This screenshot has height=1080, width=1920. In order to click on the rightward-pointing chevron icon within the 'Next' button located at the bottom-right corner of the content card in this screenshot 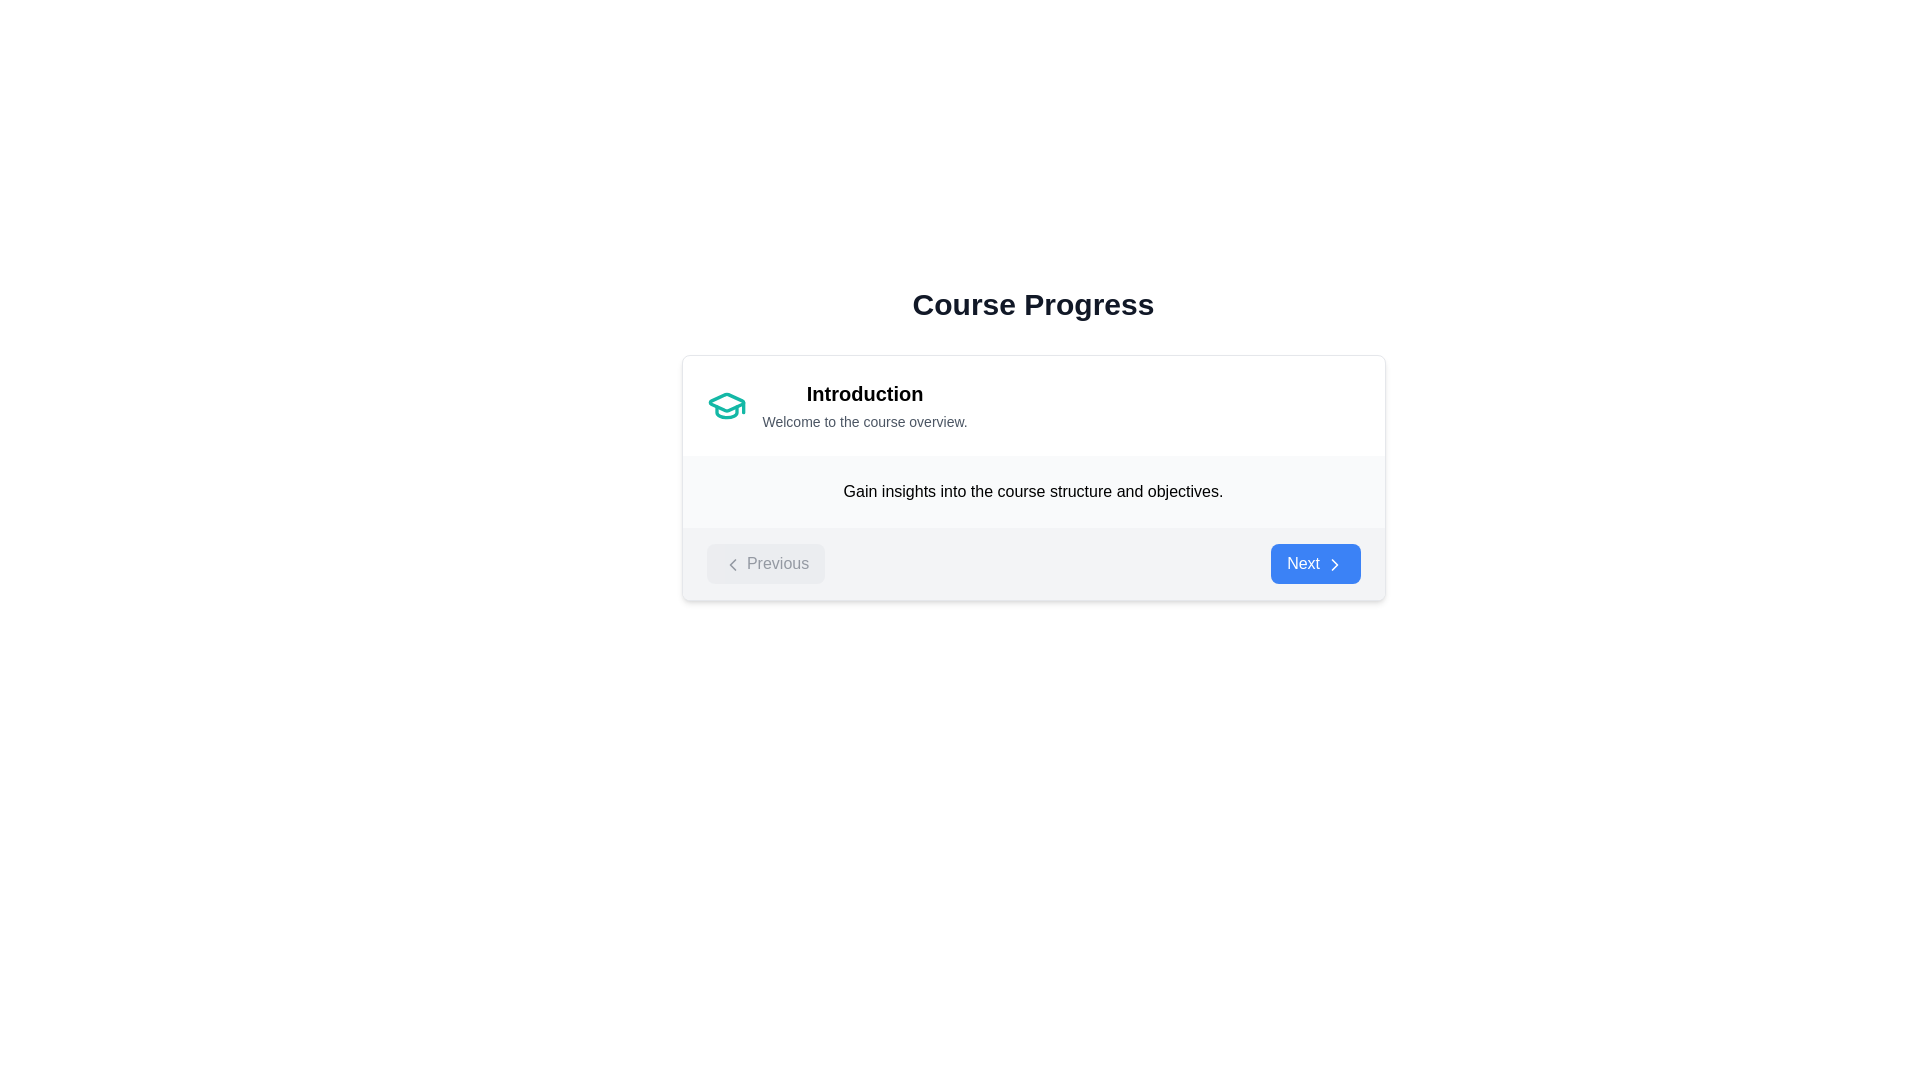, I will do `click(1334, 564)`.